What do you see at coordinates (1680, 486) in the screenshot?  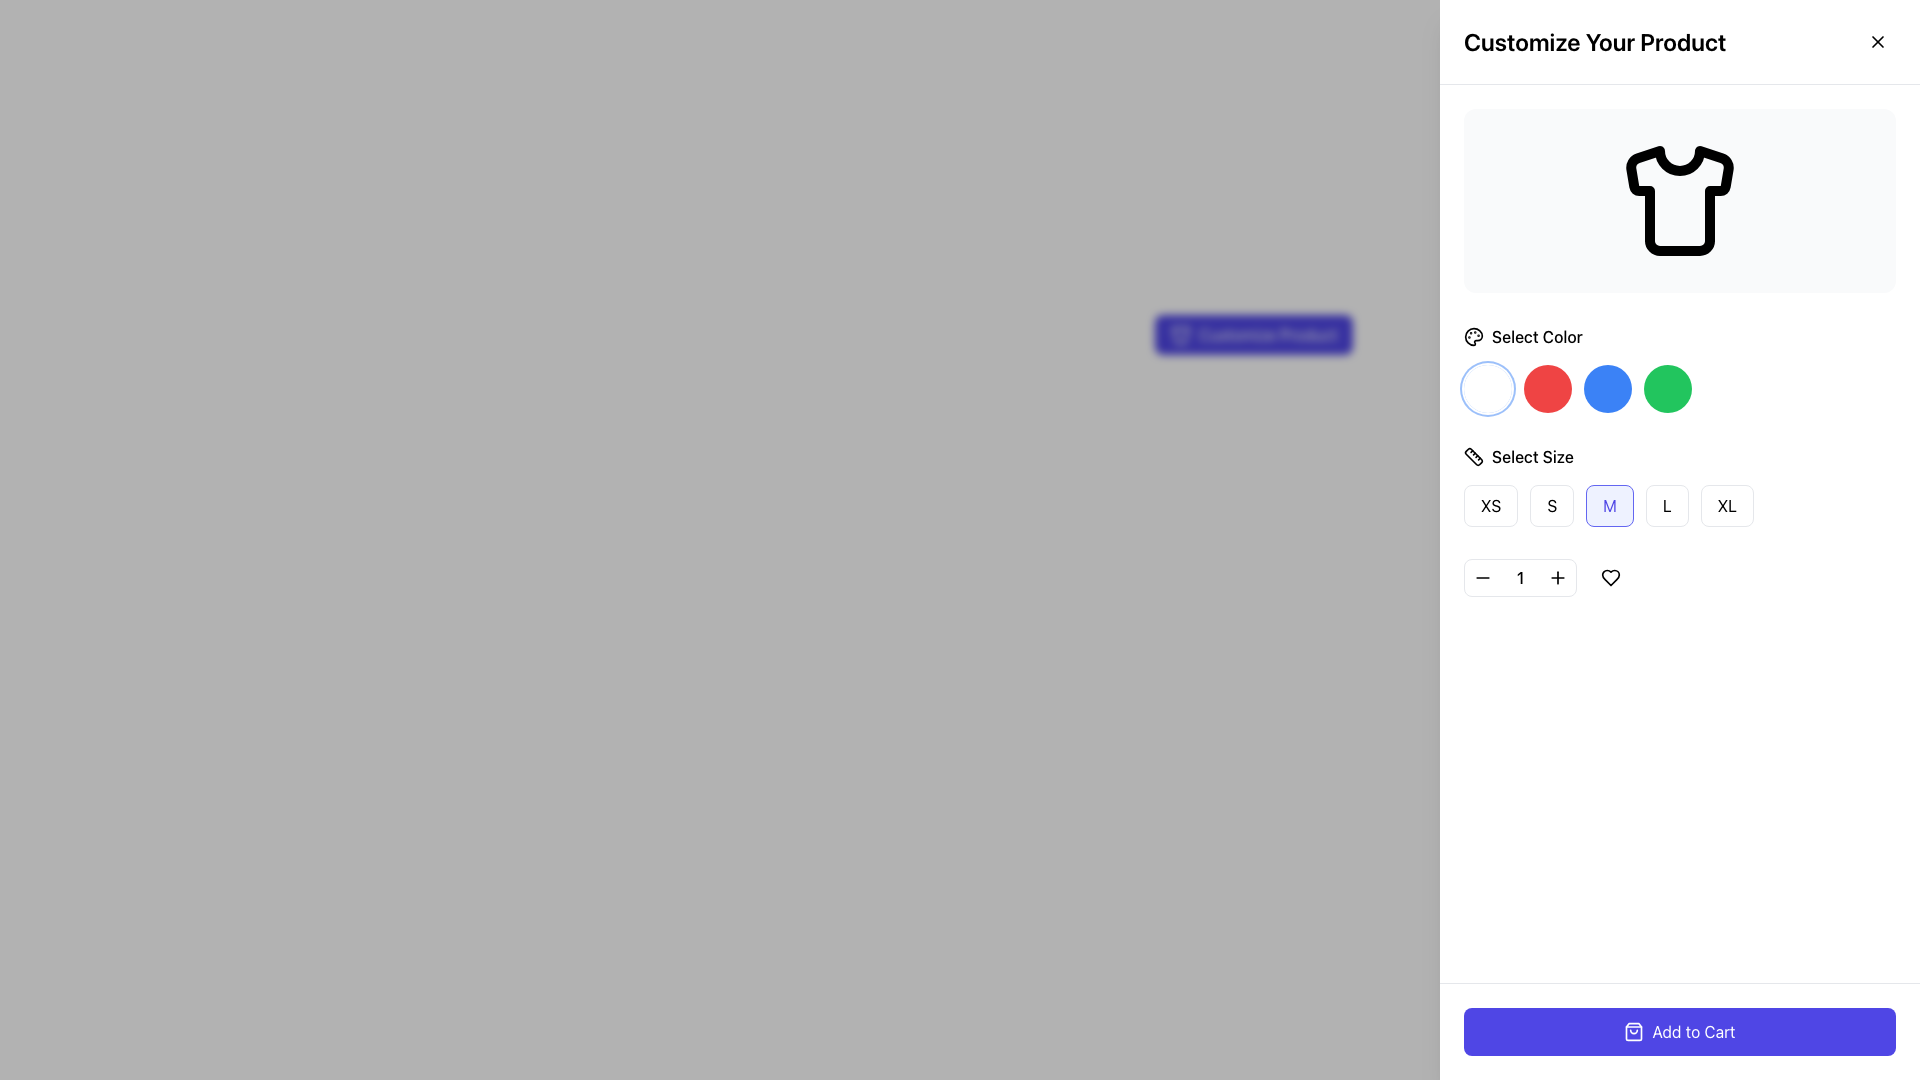 I see `the button in the size selection group located in the right panel of the interface, underneath 'Select Color' and above the quantity selector` at bounding box center [1680, 486].